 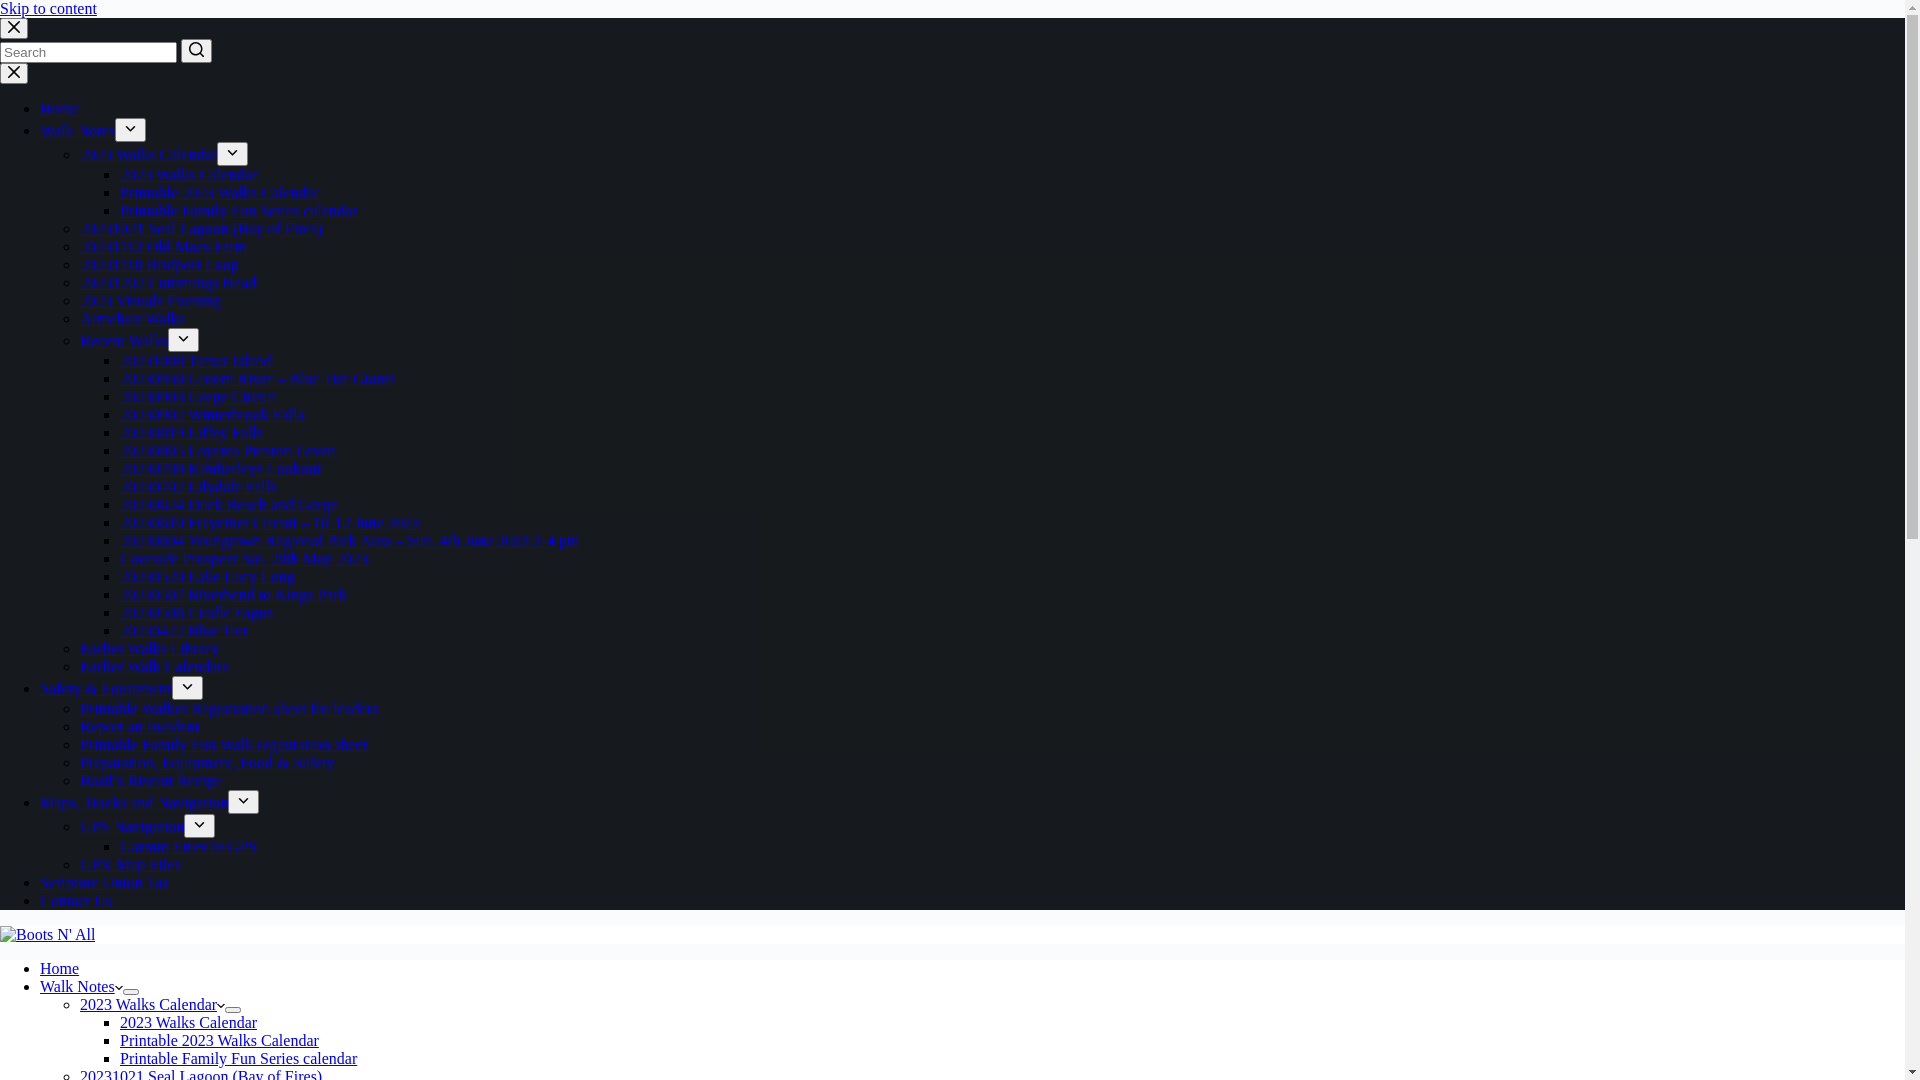 I want to click on 'Preparation, Equipment, Food & Safety', so click(x=80, y=762).